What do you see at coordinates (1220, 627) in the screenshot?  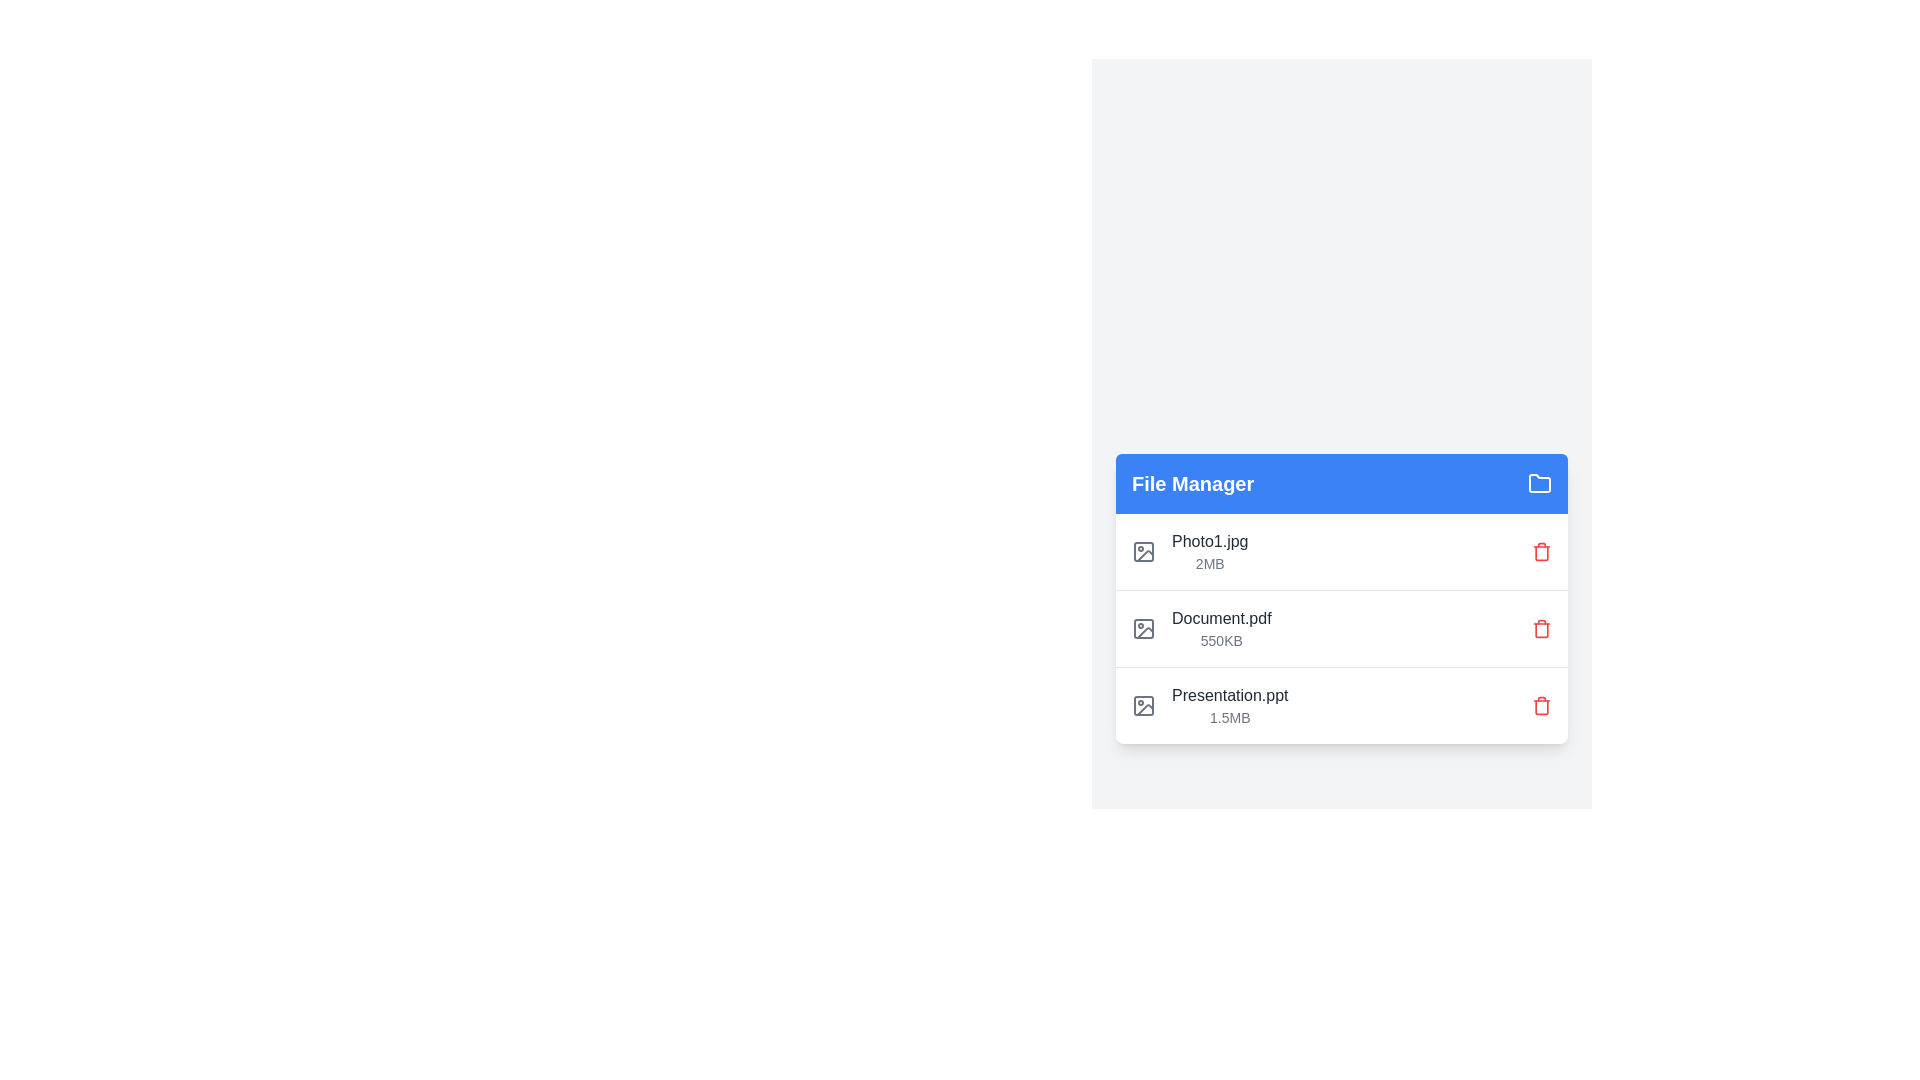 I see `the second file entry in the file manager, which provides details about the file name and size` at bounding box center [1220, 627].